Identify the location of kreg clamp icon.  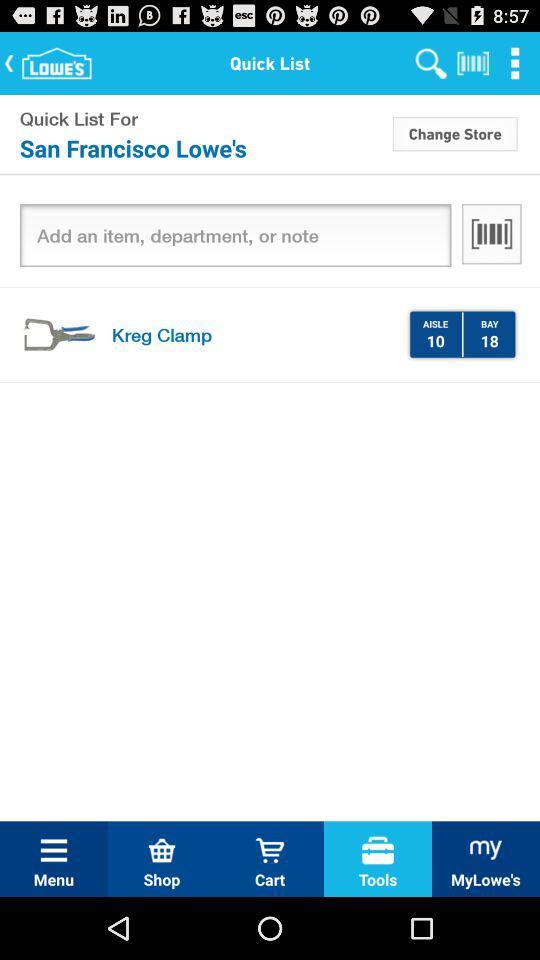
(252, 334).